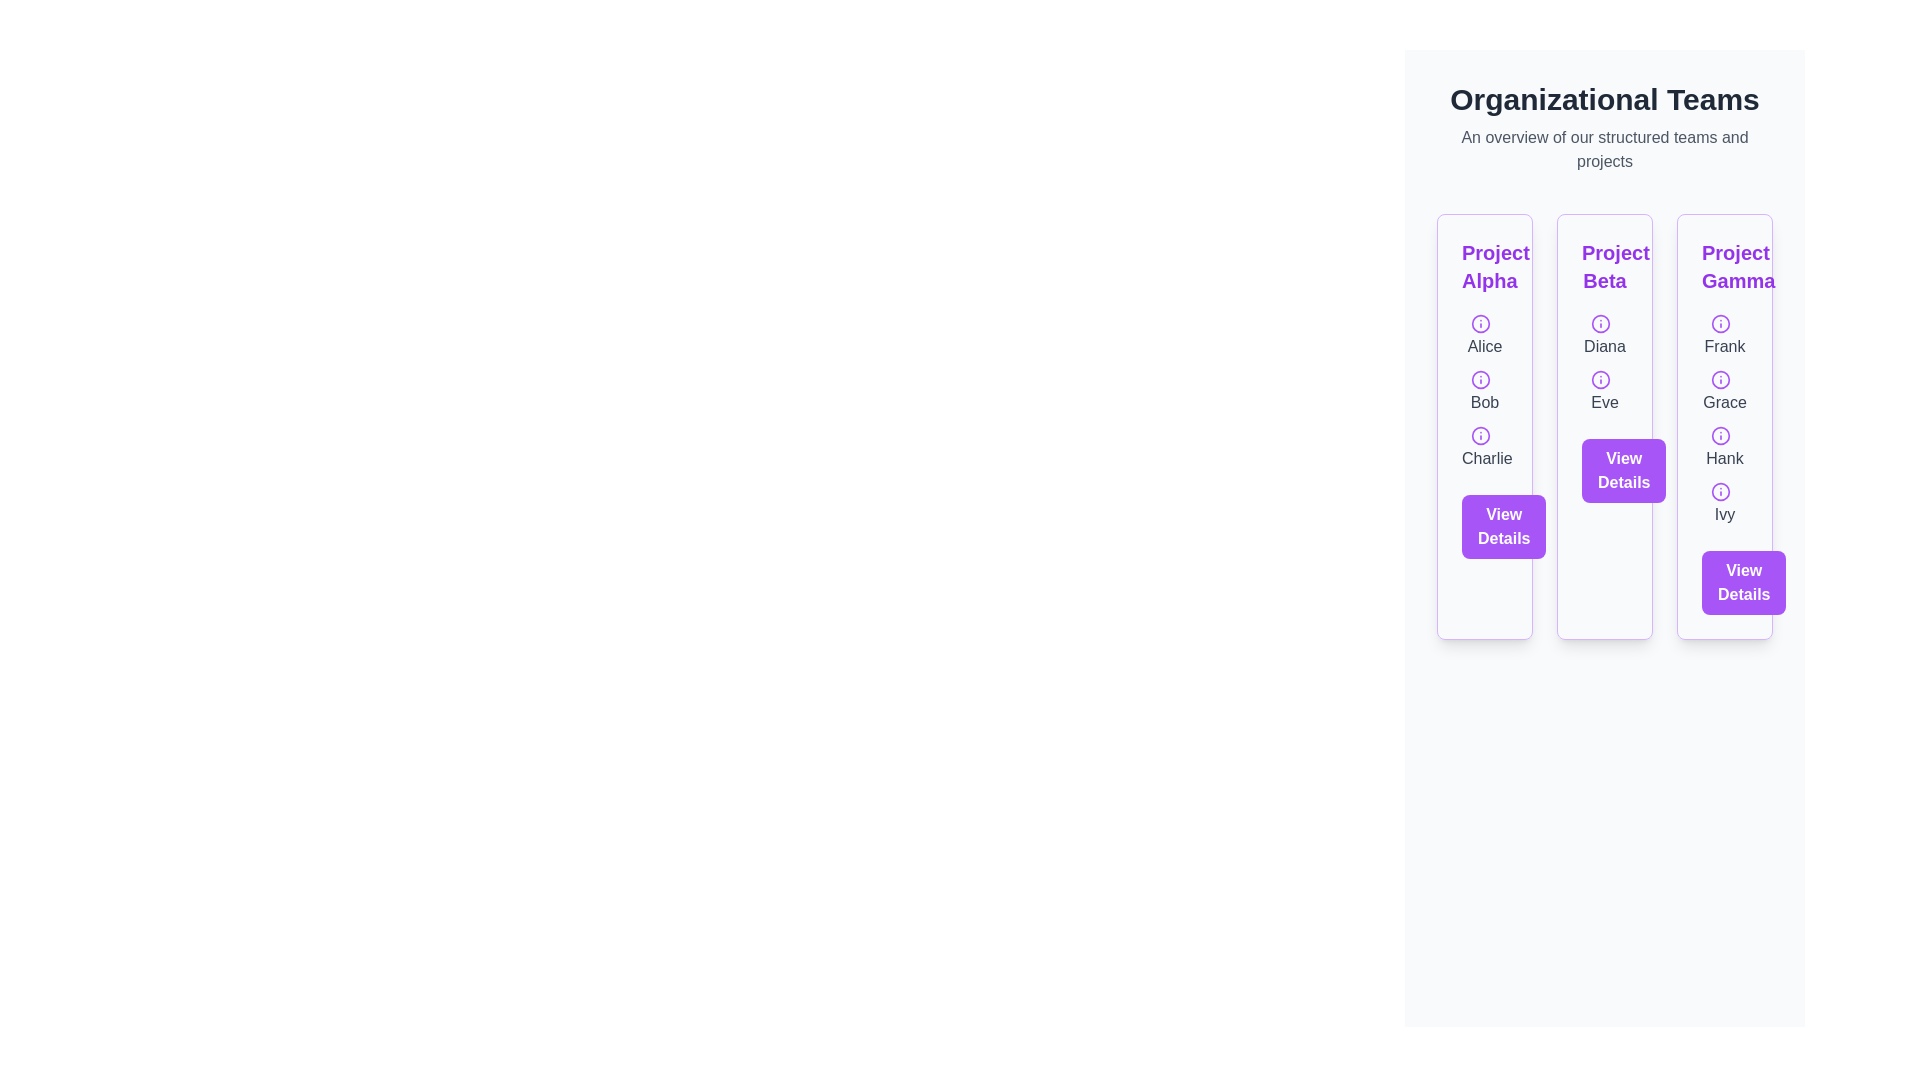 This screenshot has width=1920, height=1080. I want to click on the text label displaying the name 'Alice' in gray, located underneath the informational icon in the 'Project Alpha' column, so click(1484, 334).